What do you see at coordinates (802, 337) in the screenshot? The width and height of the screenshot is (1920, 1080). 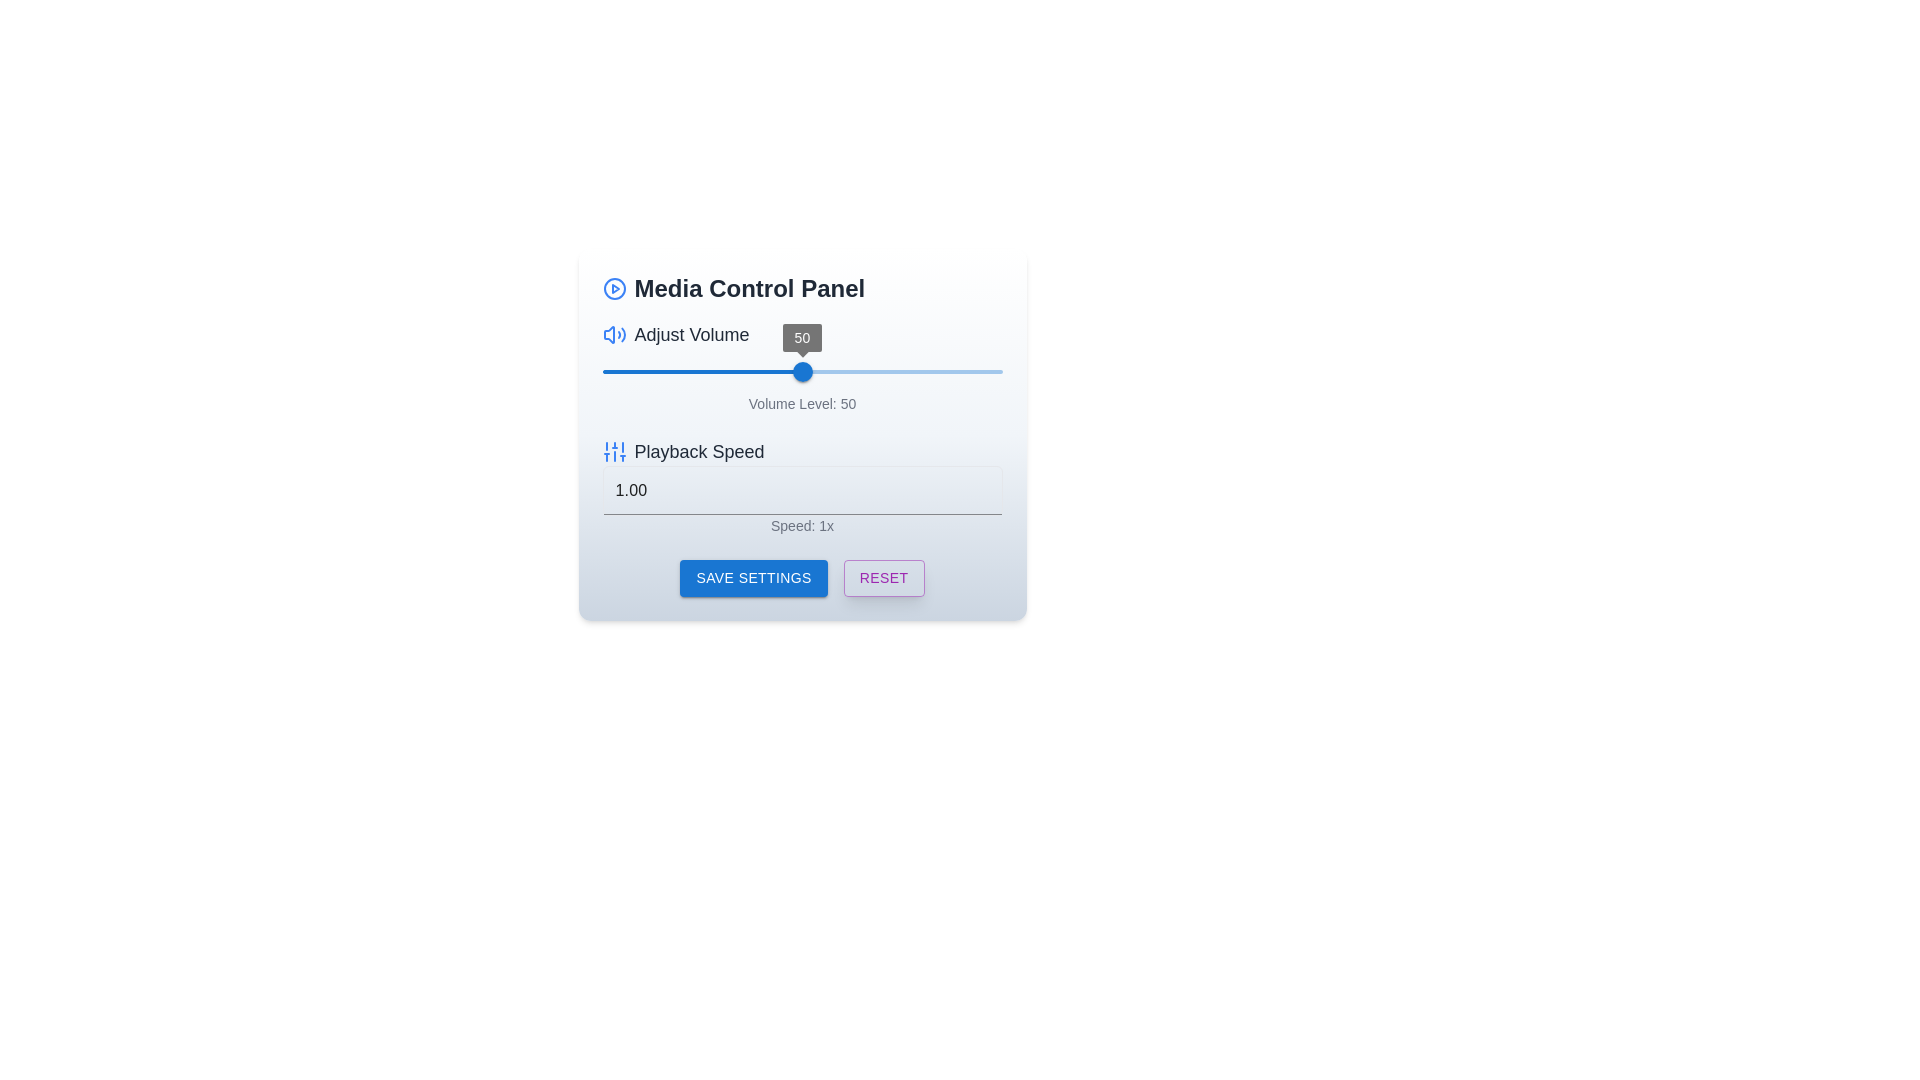 I see `the Value label displaying '50' for the Adjust Volume slider, which is located directly above the slider handle` at bounding box center [802, 337].